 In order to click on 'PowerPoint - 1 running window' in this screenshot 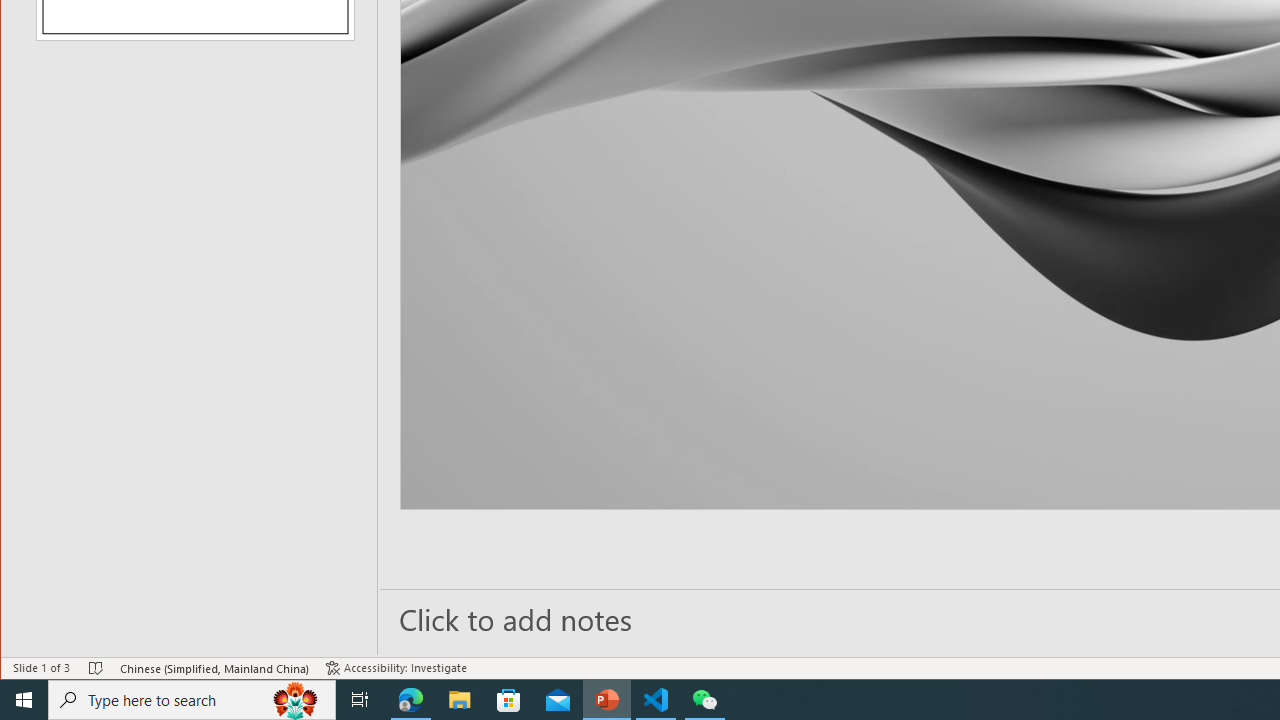, I will do `click(606, 698)`.